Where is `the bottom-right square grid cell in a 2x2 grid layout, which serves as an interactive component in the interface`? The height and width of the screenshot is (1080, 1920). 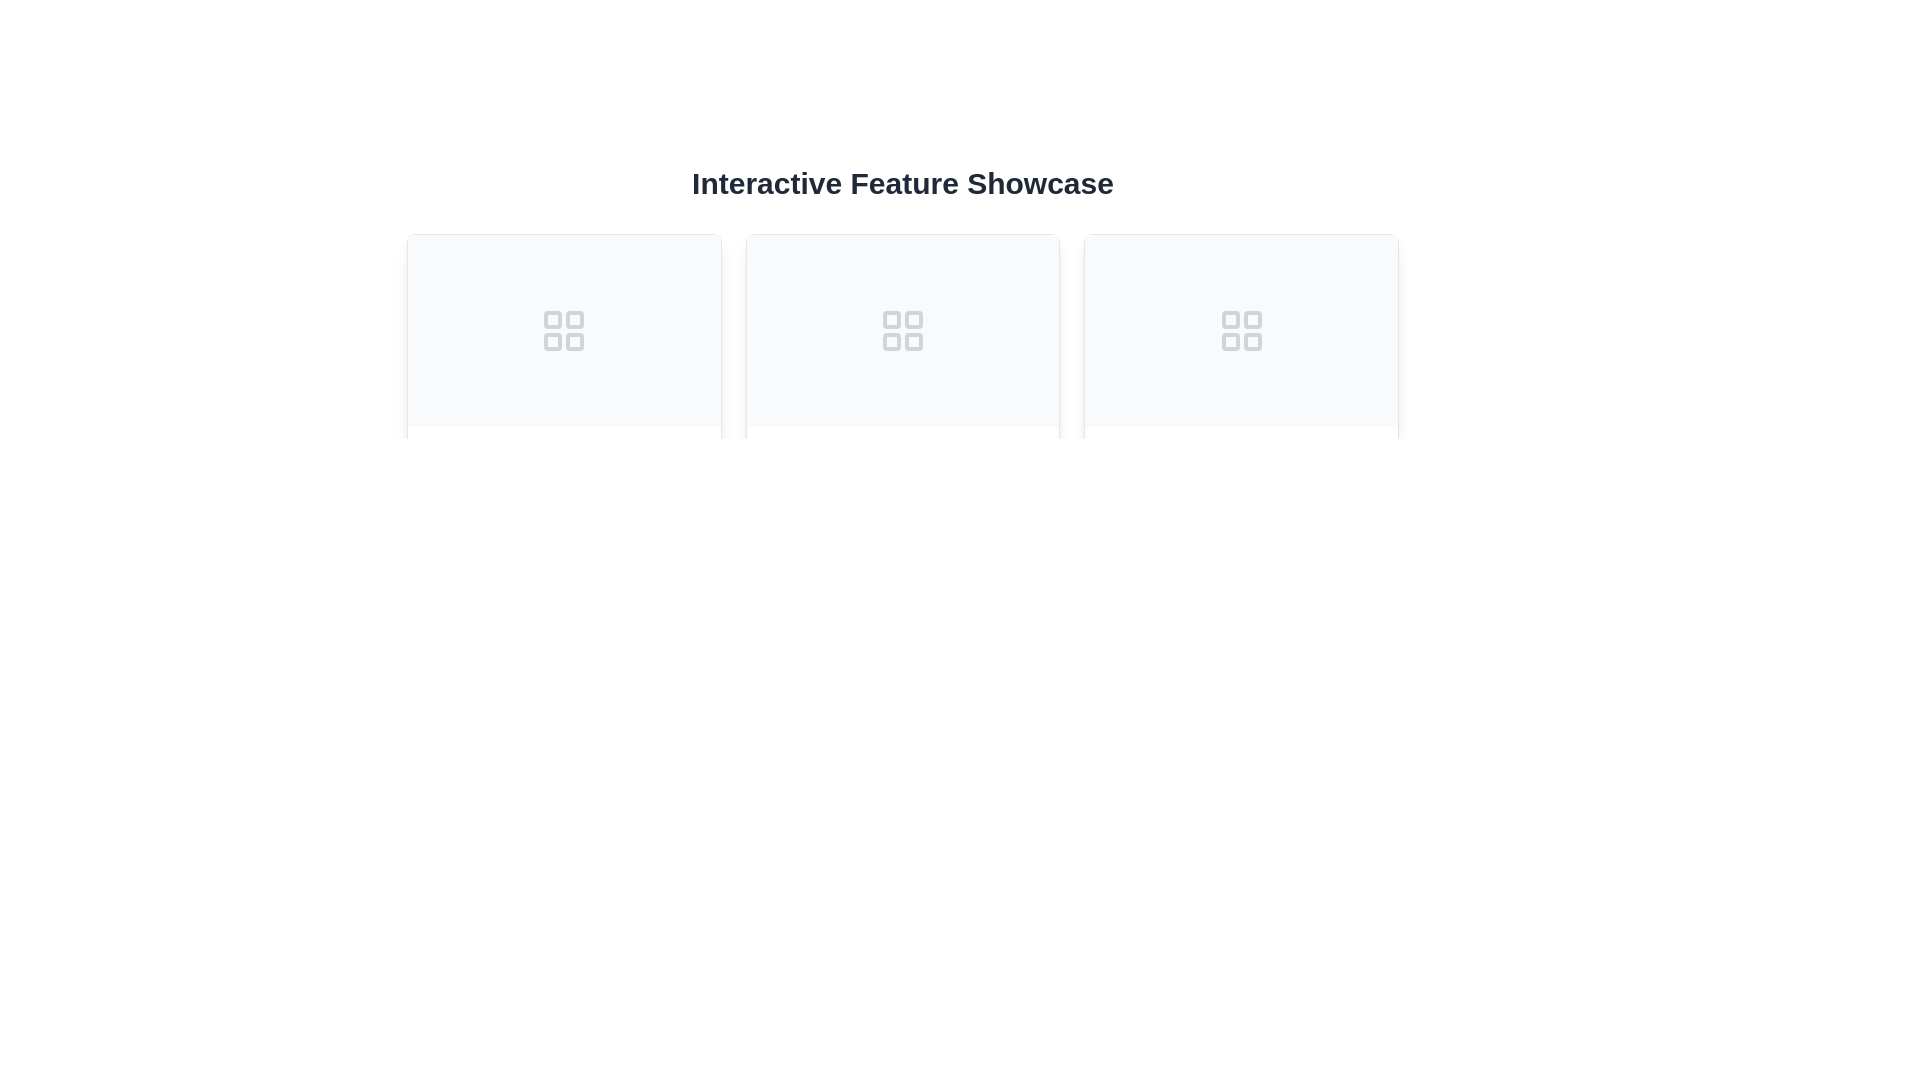 the bottom-right square grid cell in a 2x2 grid layout, which serves as an interactive component in the interface is located at coordinates (574, 341).